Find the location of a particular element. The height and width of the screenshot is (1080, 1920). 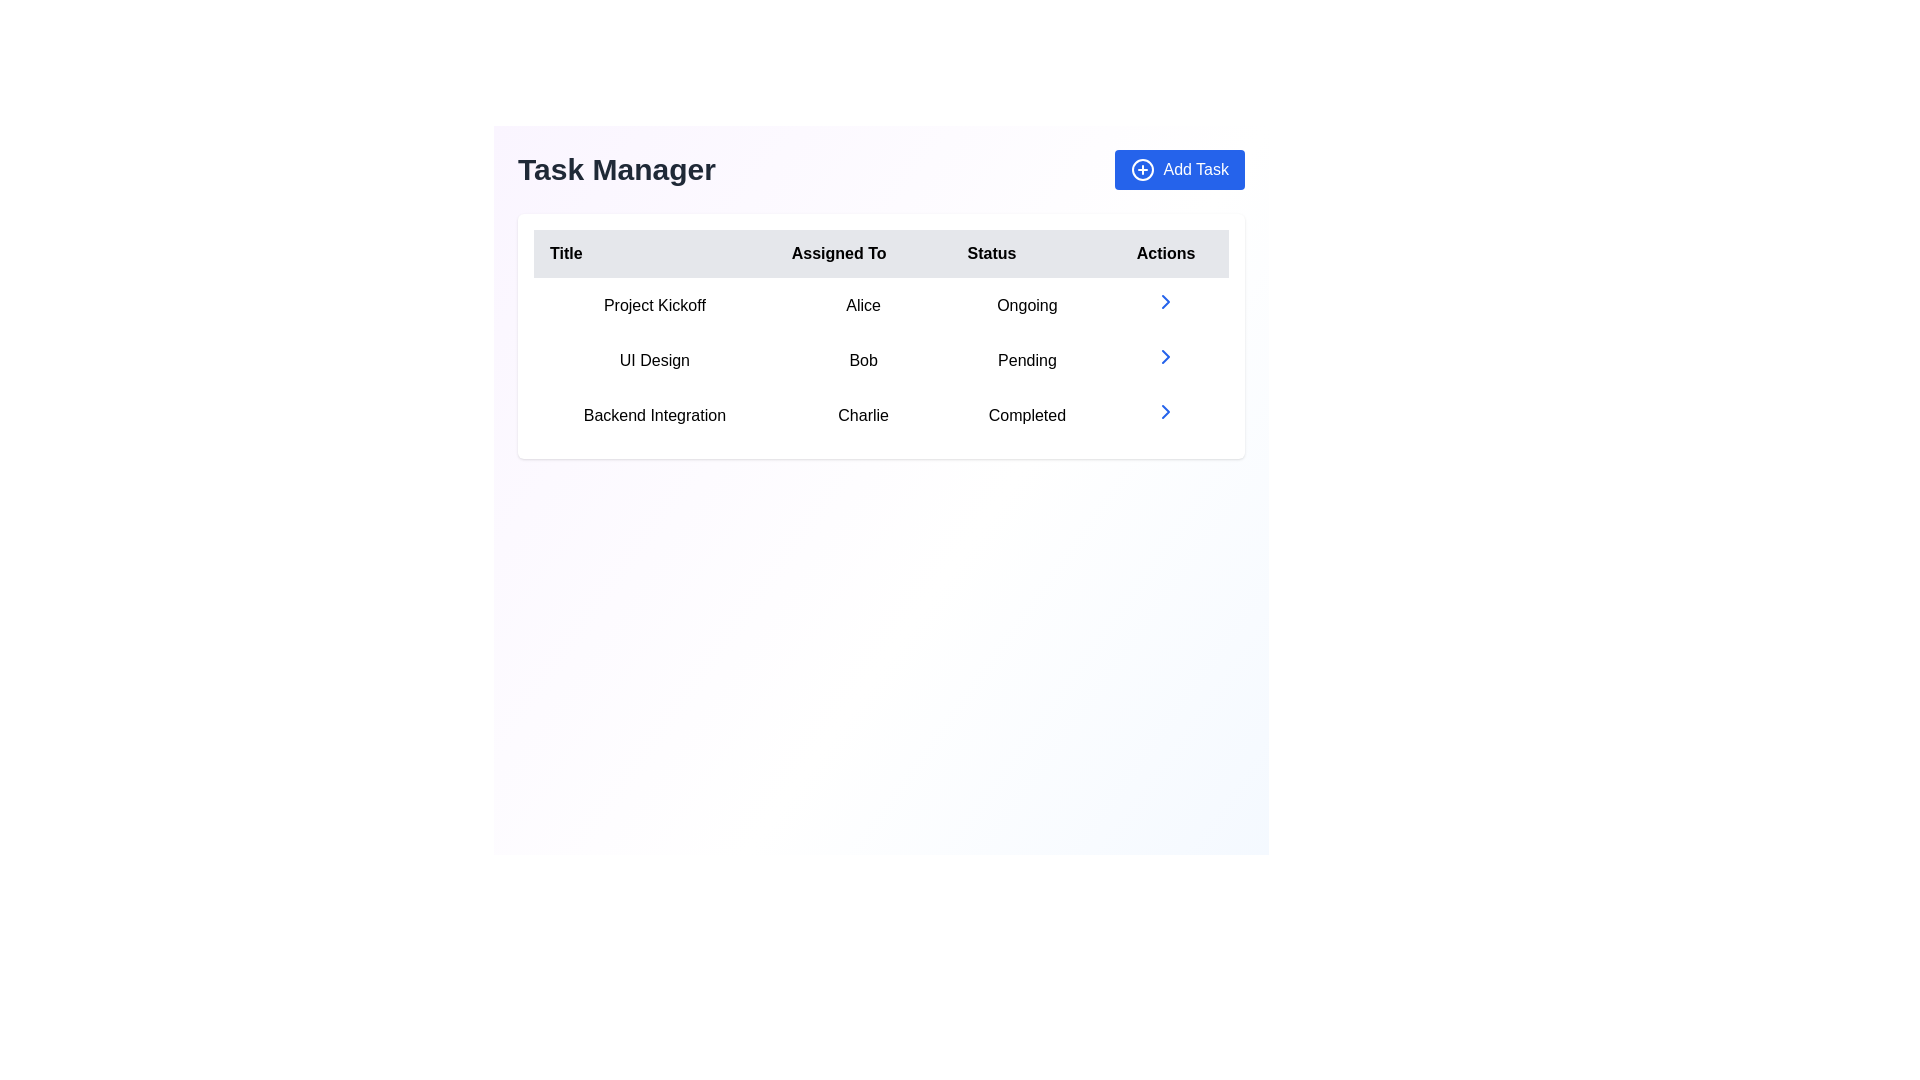

the text label that displays the task's title in the third row of the data table, under the header 'Title', which is located to the left of 'Charlie' and 'Completed' is located at coordinates (654, 414).